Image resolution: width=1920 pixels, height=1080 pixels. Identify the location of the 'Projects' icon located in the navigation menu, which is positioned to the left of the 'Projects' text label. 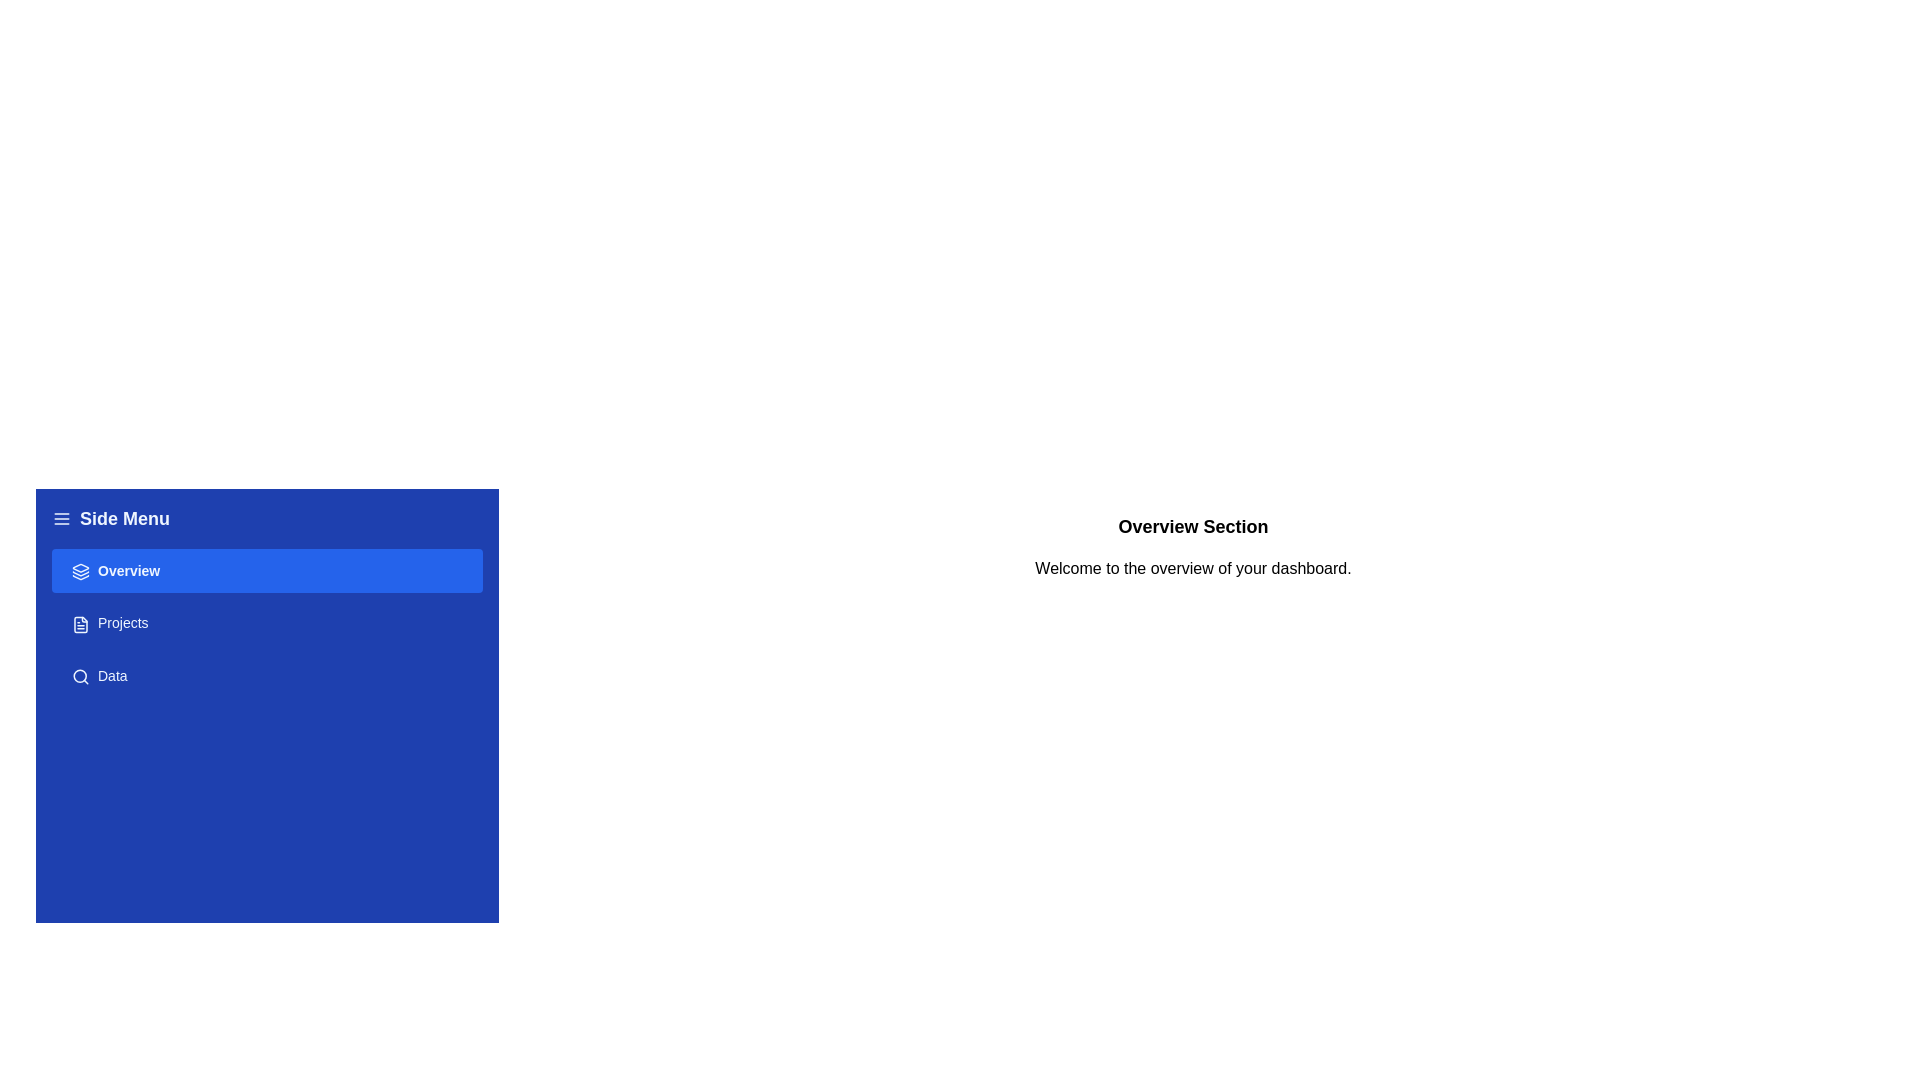
(80, 623).